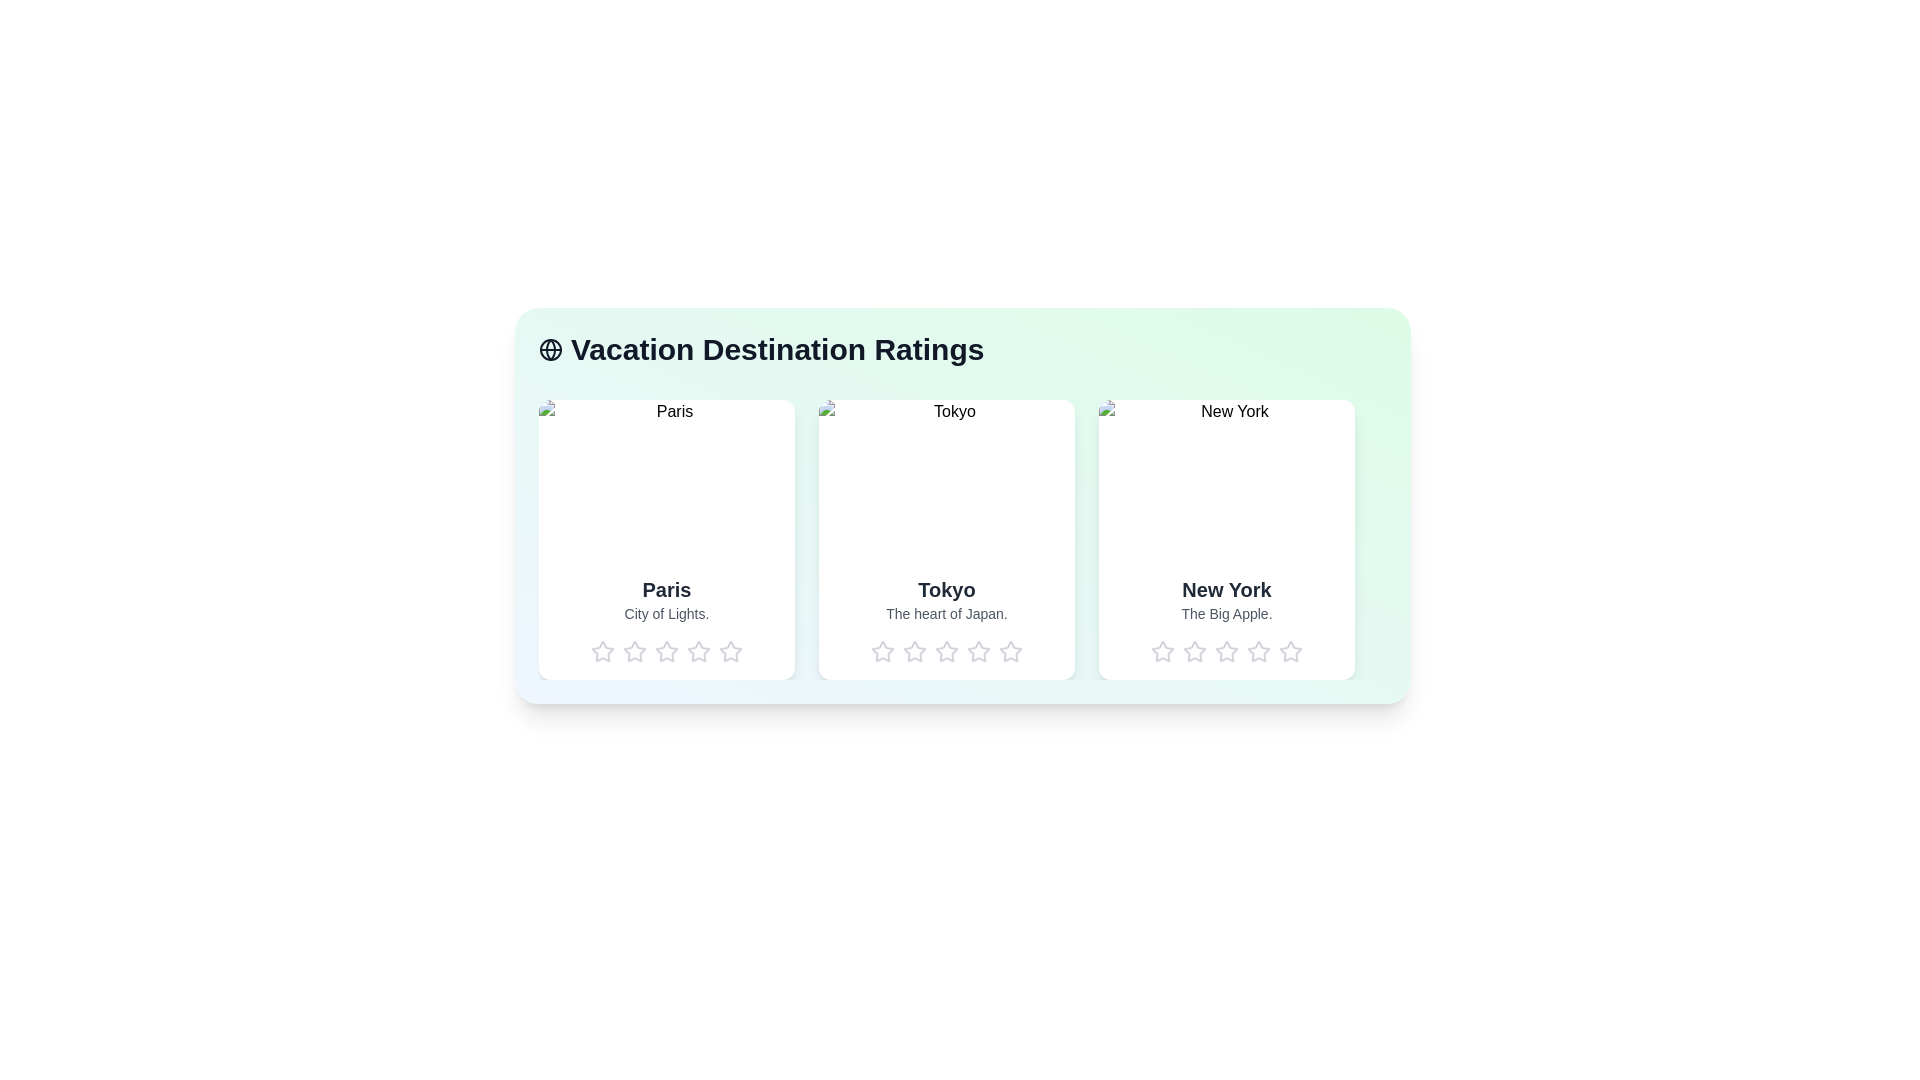  I want to click on the image of the destination Tokyo to view it, so click(945, 479).